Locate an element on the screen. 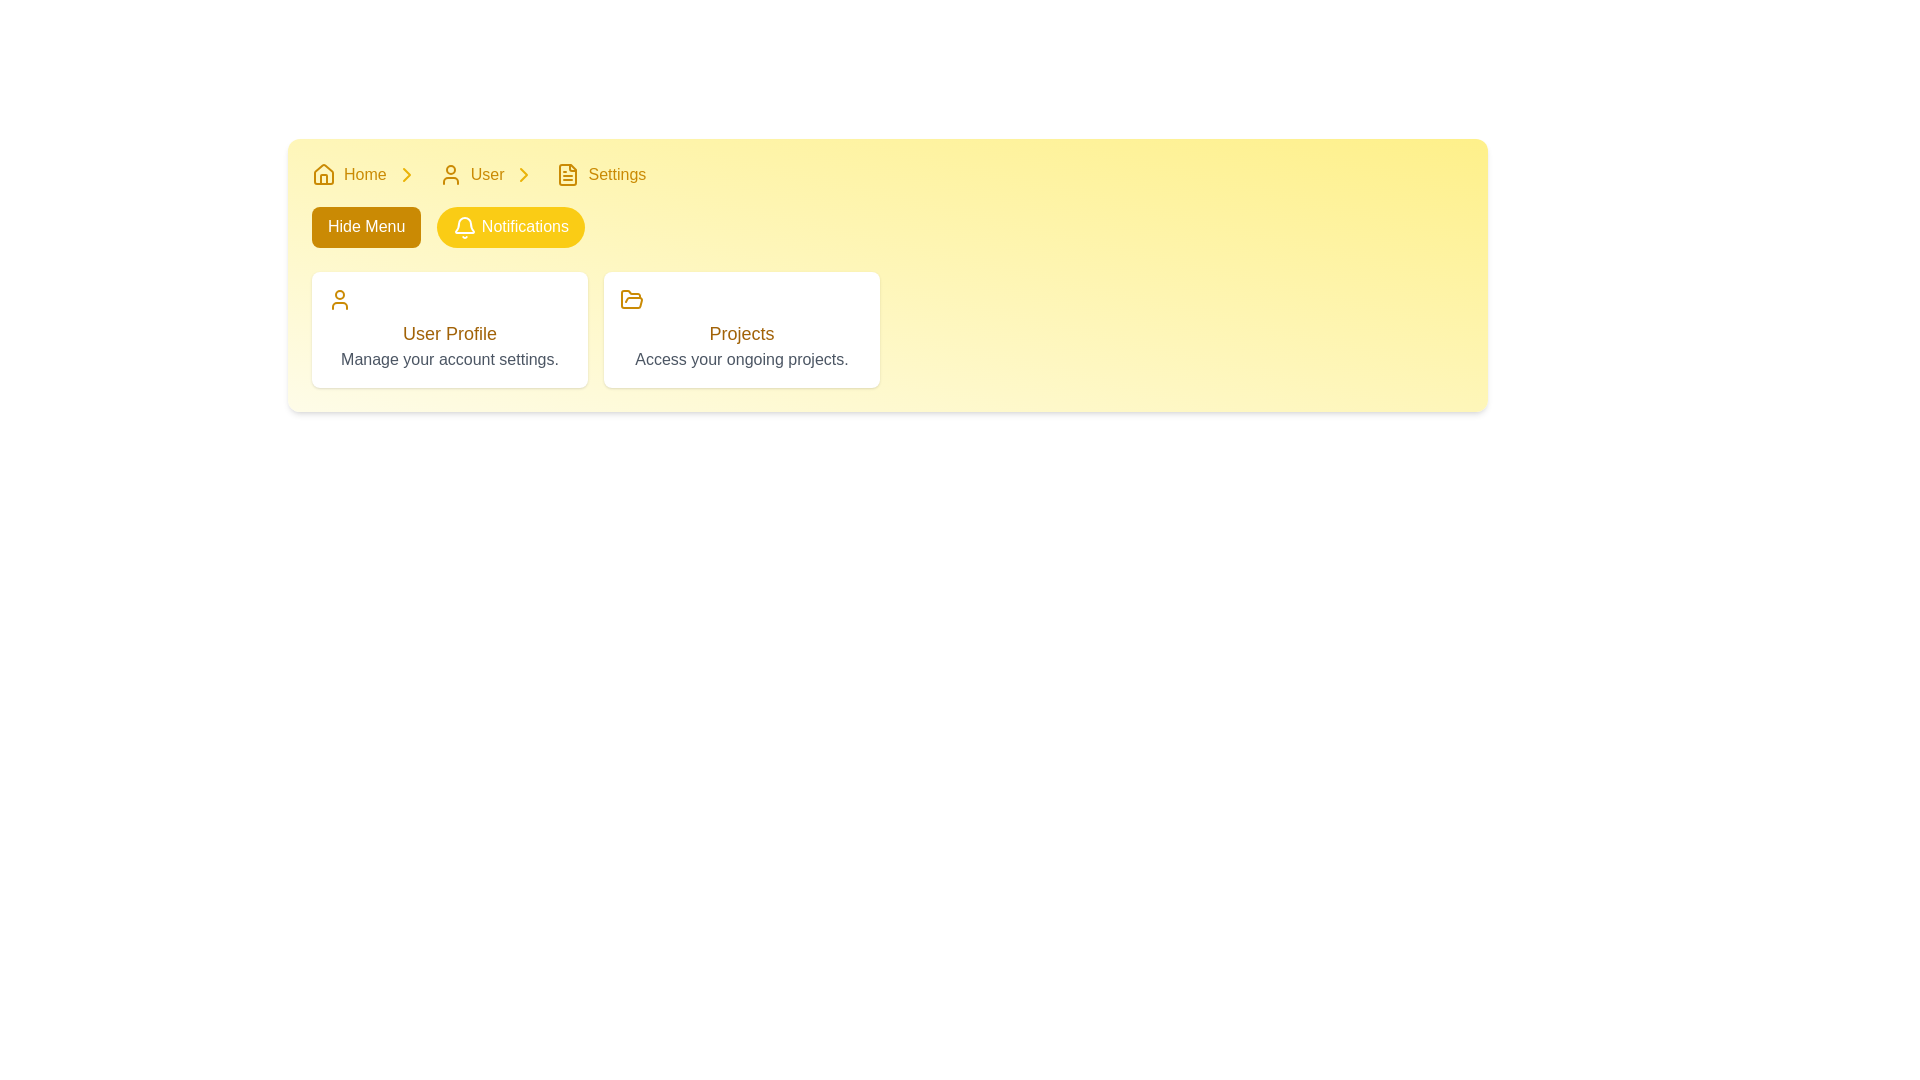  the static visual icon representing the user's profile, located at the top-left corner of the 'User Profile' card is located at coordinates (340, 299).